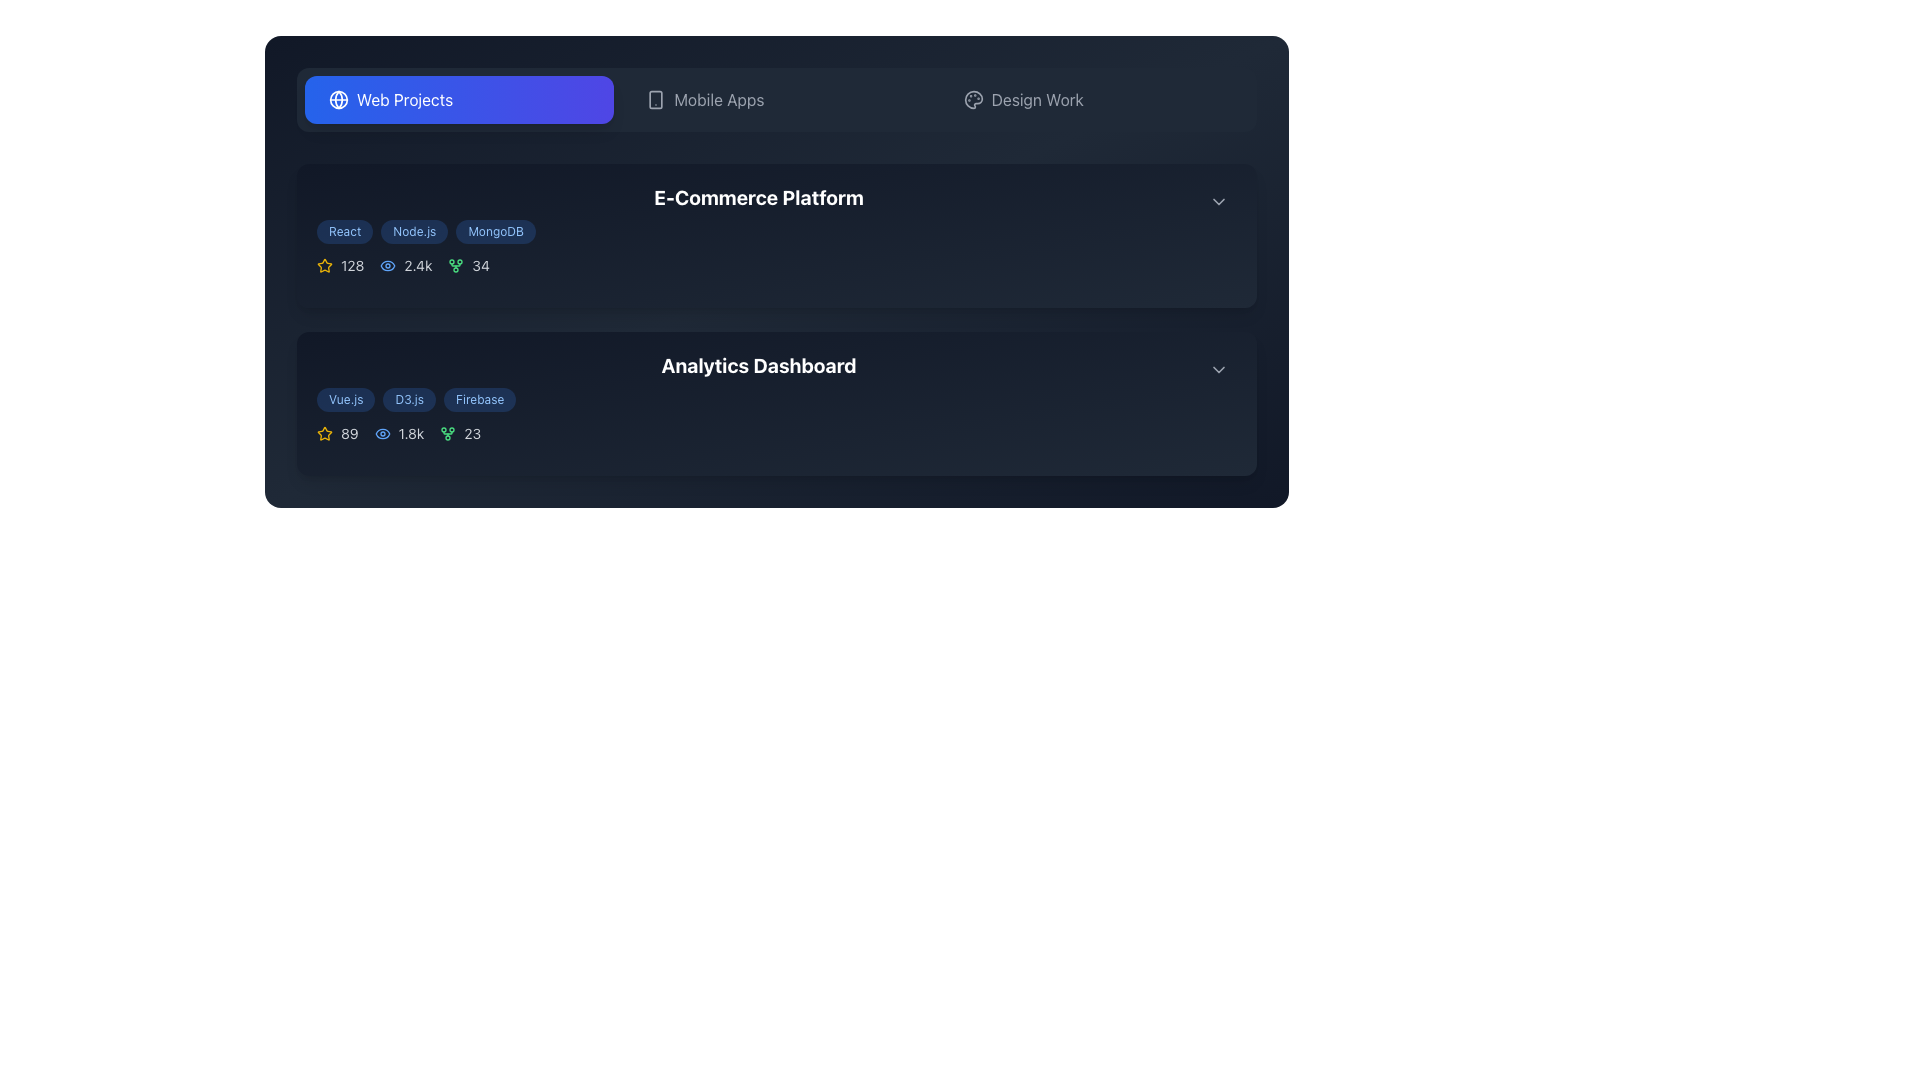 This screenshot has height=1080, width=1920. Describe the element at coordinates (1218, 201) in the screenshot. I see `the circular button with a dark background and a downward-facing chevron icon` at that location.